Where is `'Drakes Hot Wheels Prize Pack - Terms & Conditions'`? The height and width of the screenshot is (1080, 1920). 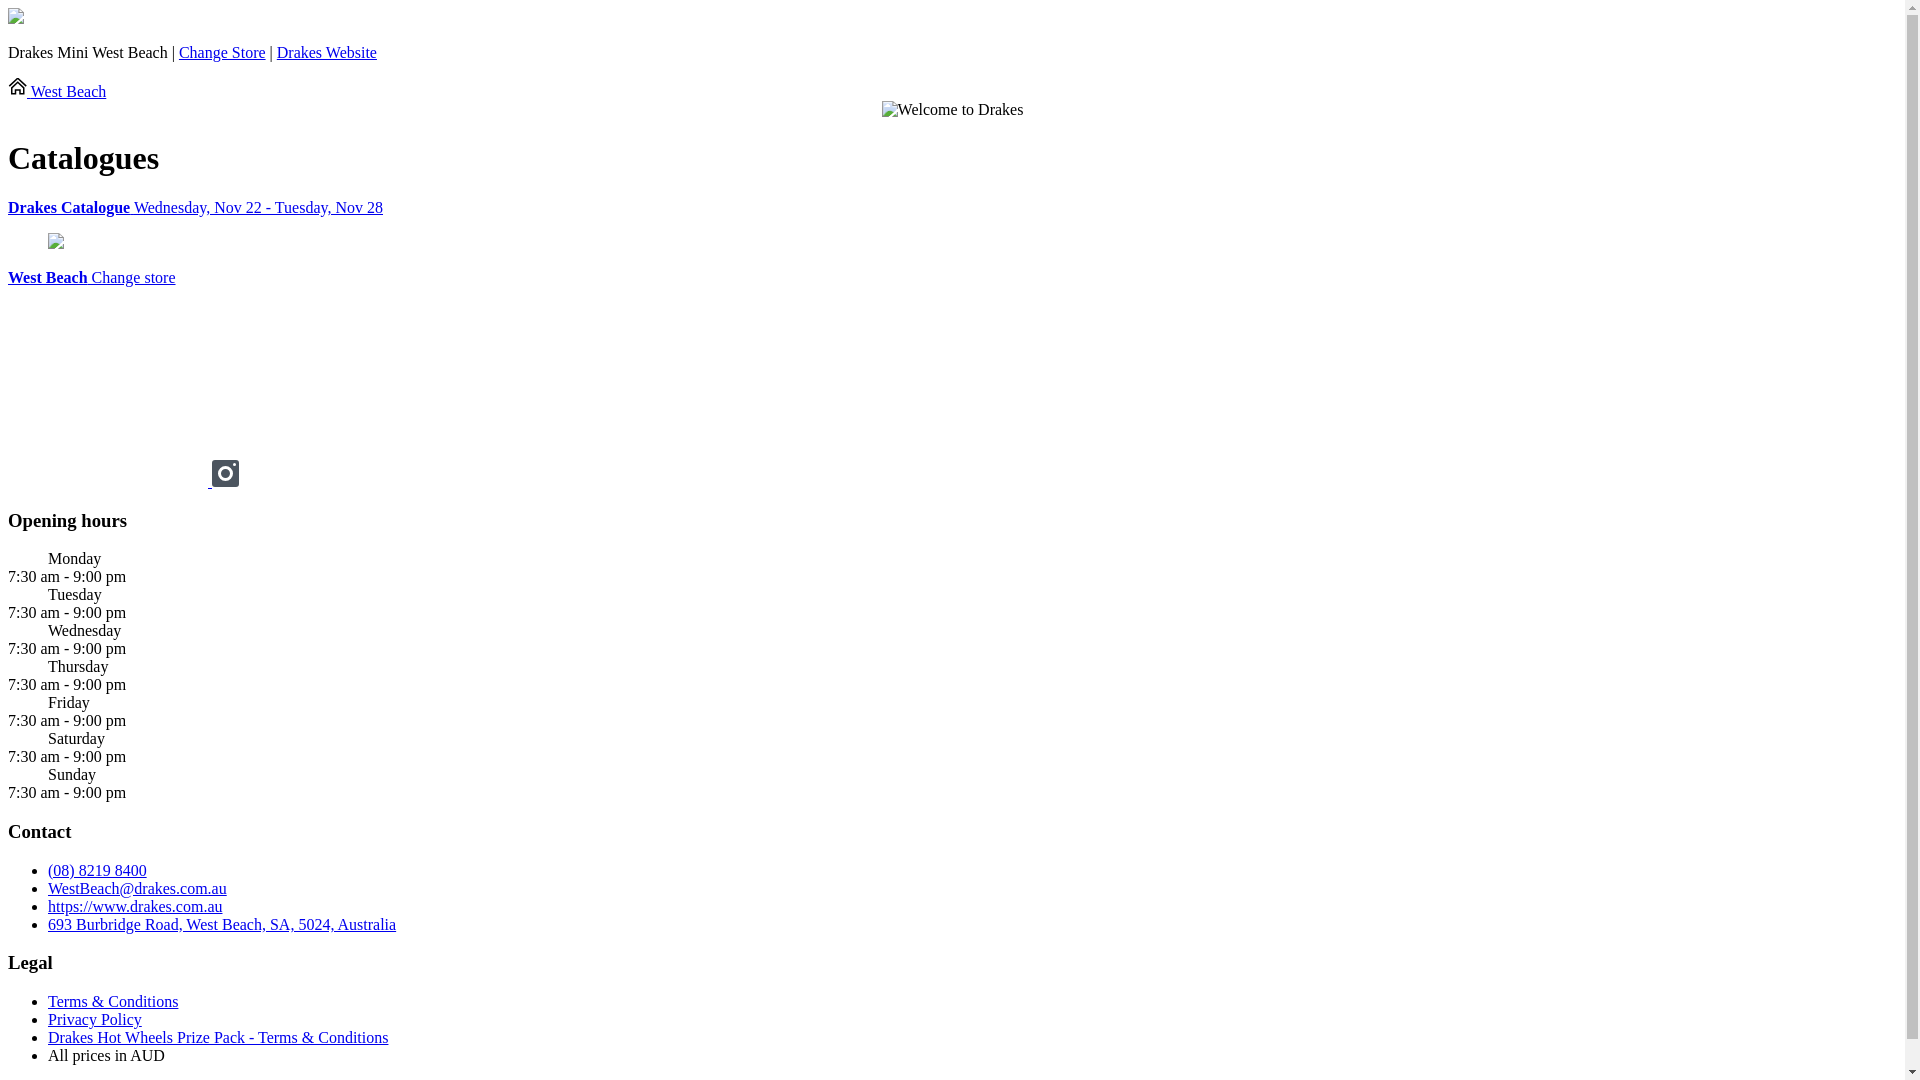 'Drakes Hot Wheels Prize Pack - Terms & Conditions' is located at coordinates (217, 1036).